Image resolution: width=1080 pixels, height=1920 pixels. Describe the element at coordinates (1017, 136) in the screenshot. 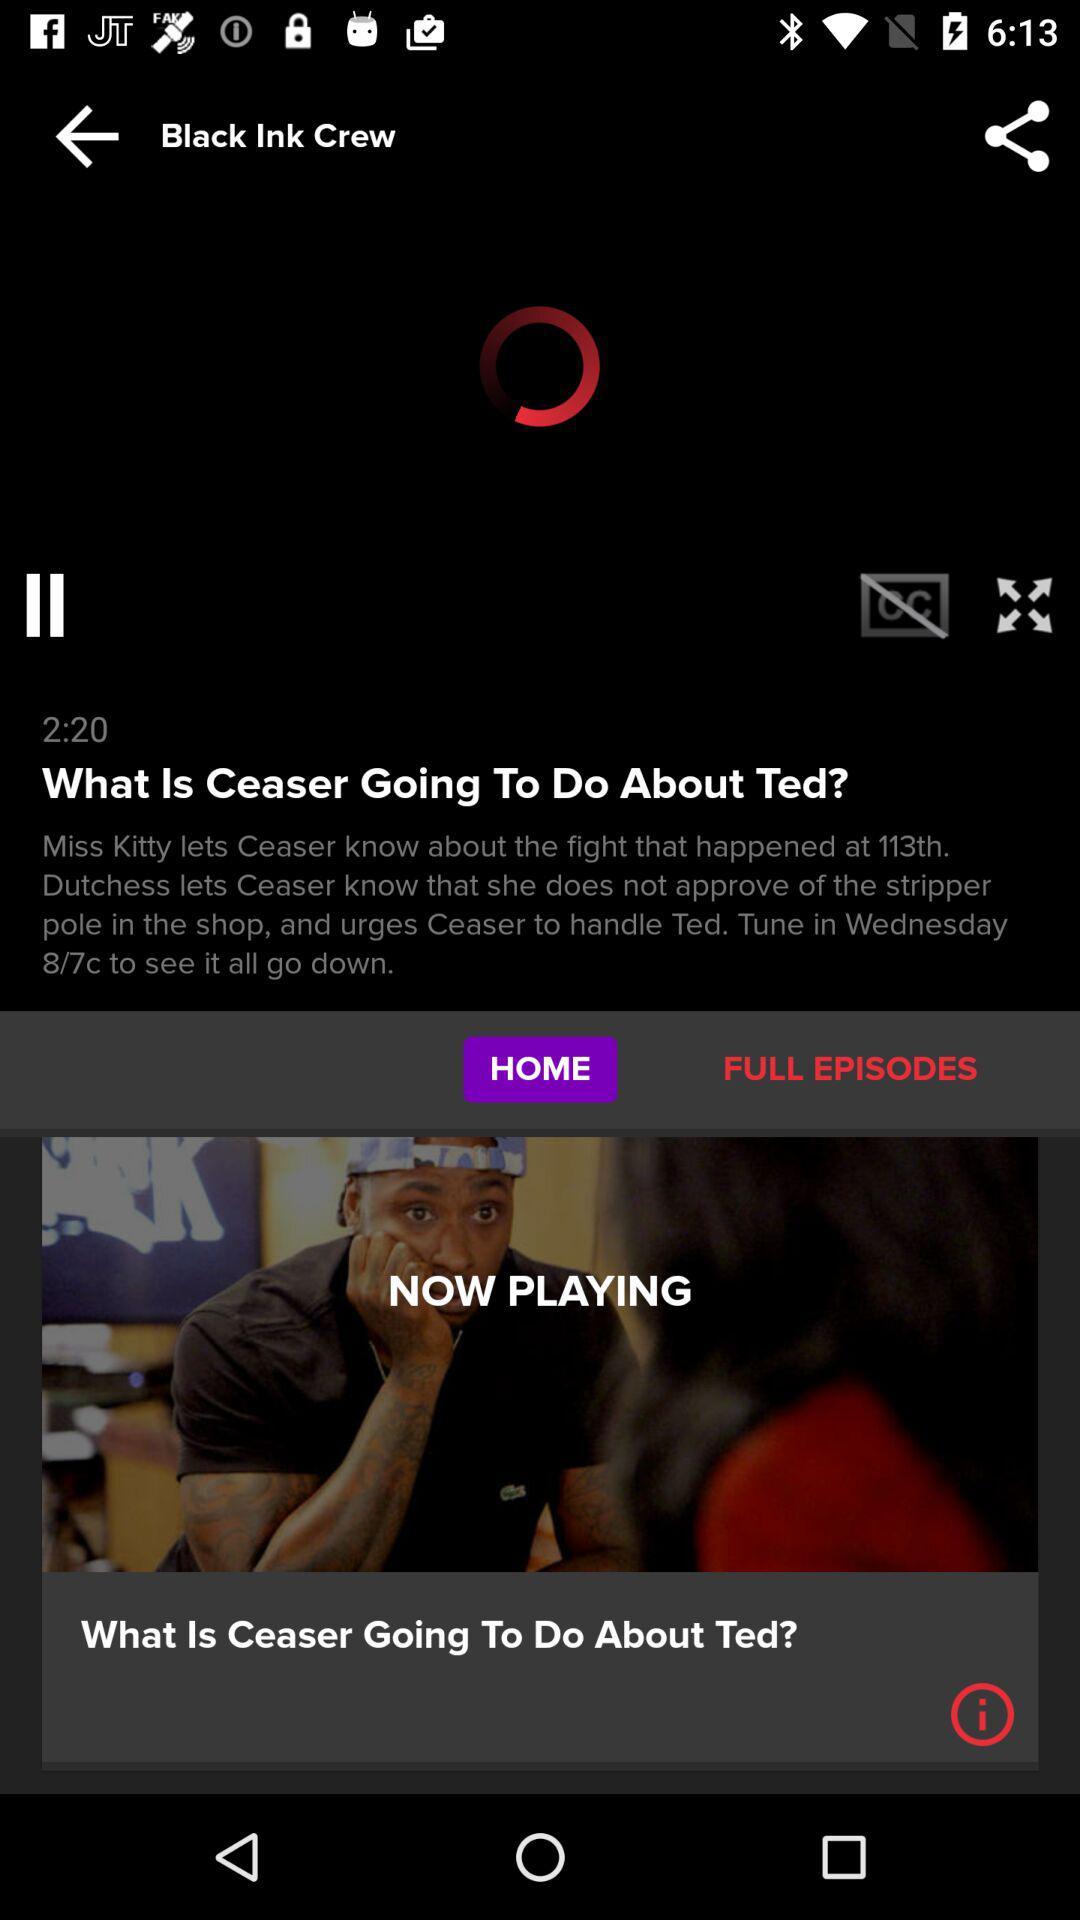

I see `the button which is to the immediate right of black ink crew` at that location.